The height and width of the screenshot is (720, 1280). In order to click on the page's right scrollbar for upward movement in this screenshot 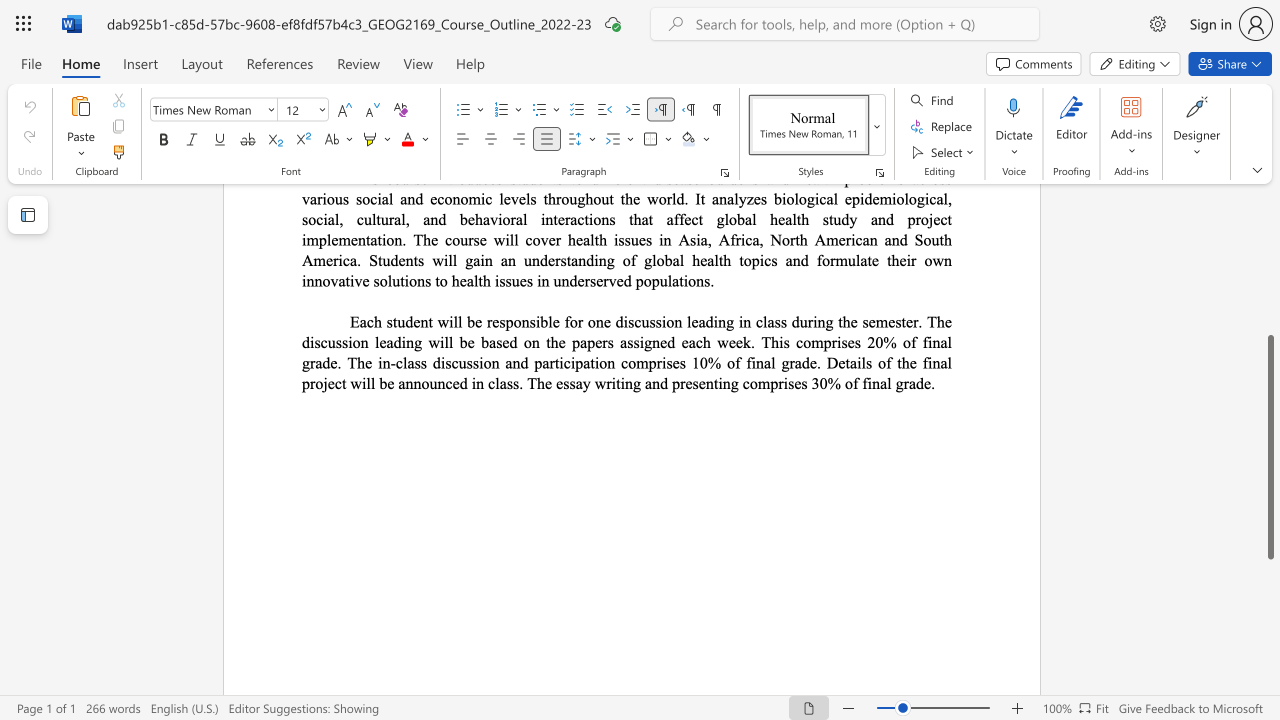, I will do `click(1269, 290)`.